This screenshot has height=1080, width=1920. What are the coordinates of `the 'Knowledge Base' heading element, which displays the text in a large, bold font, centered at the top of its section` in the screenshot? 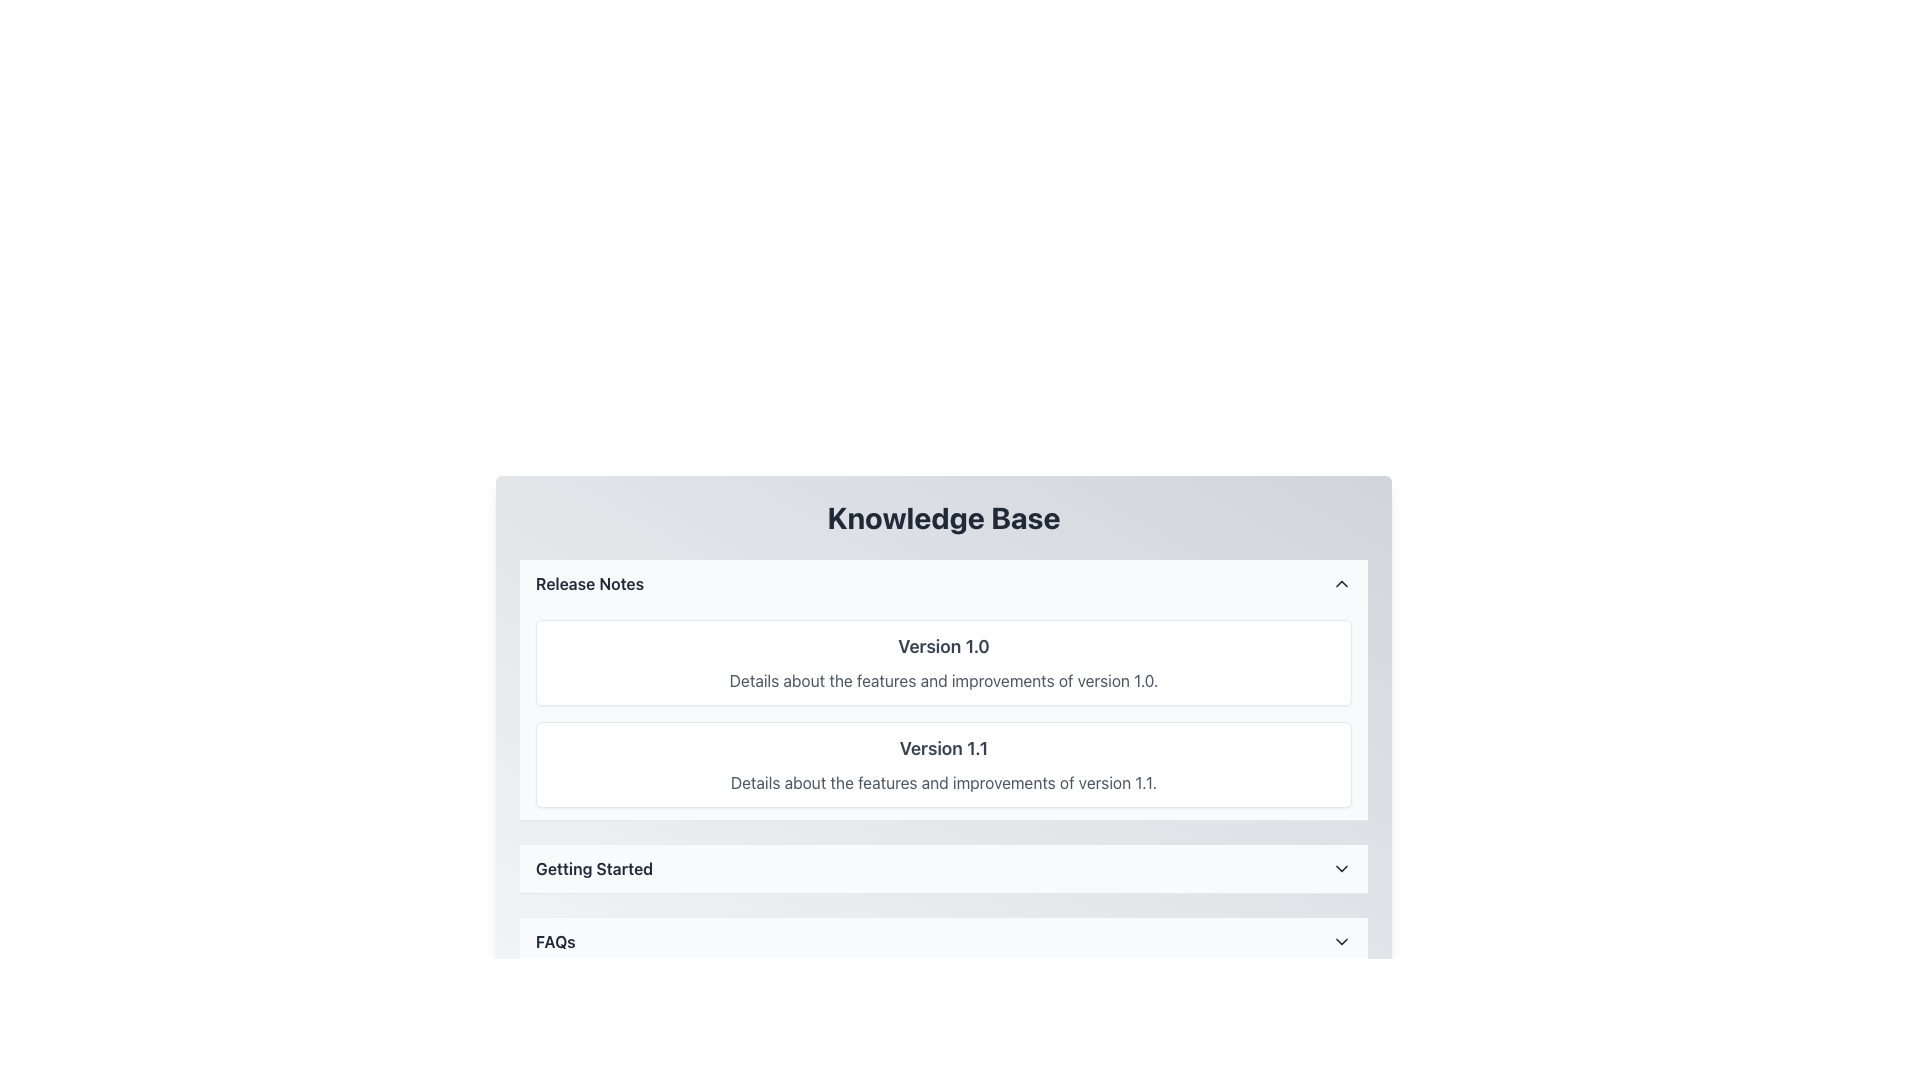 It's located at (943, 516).